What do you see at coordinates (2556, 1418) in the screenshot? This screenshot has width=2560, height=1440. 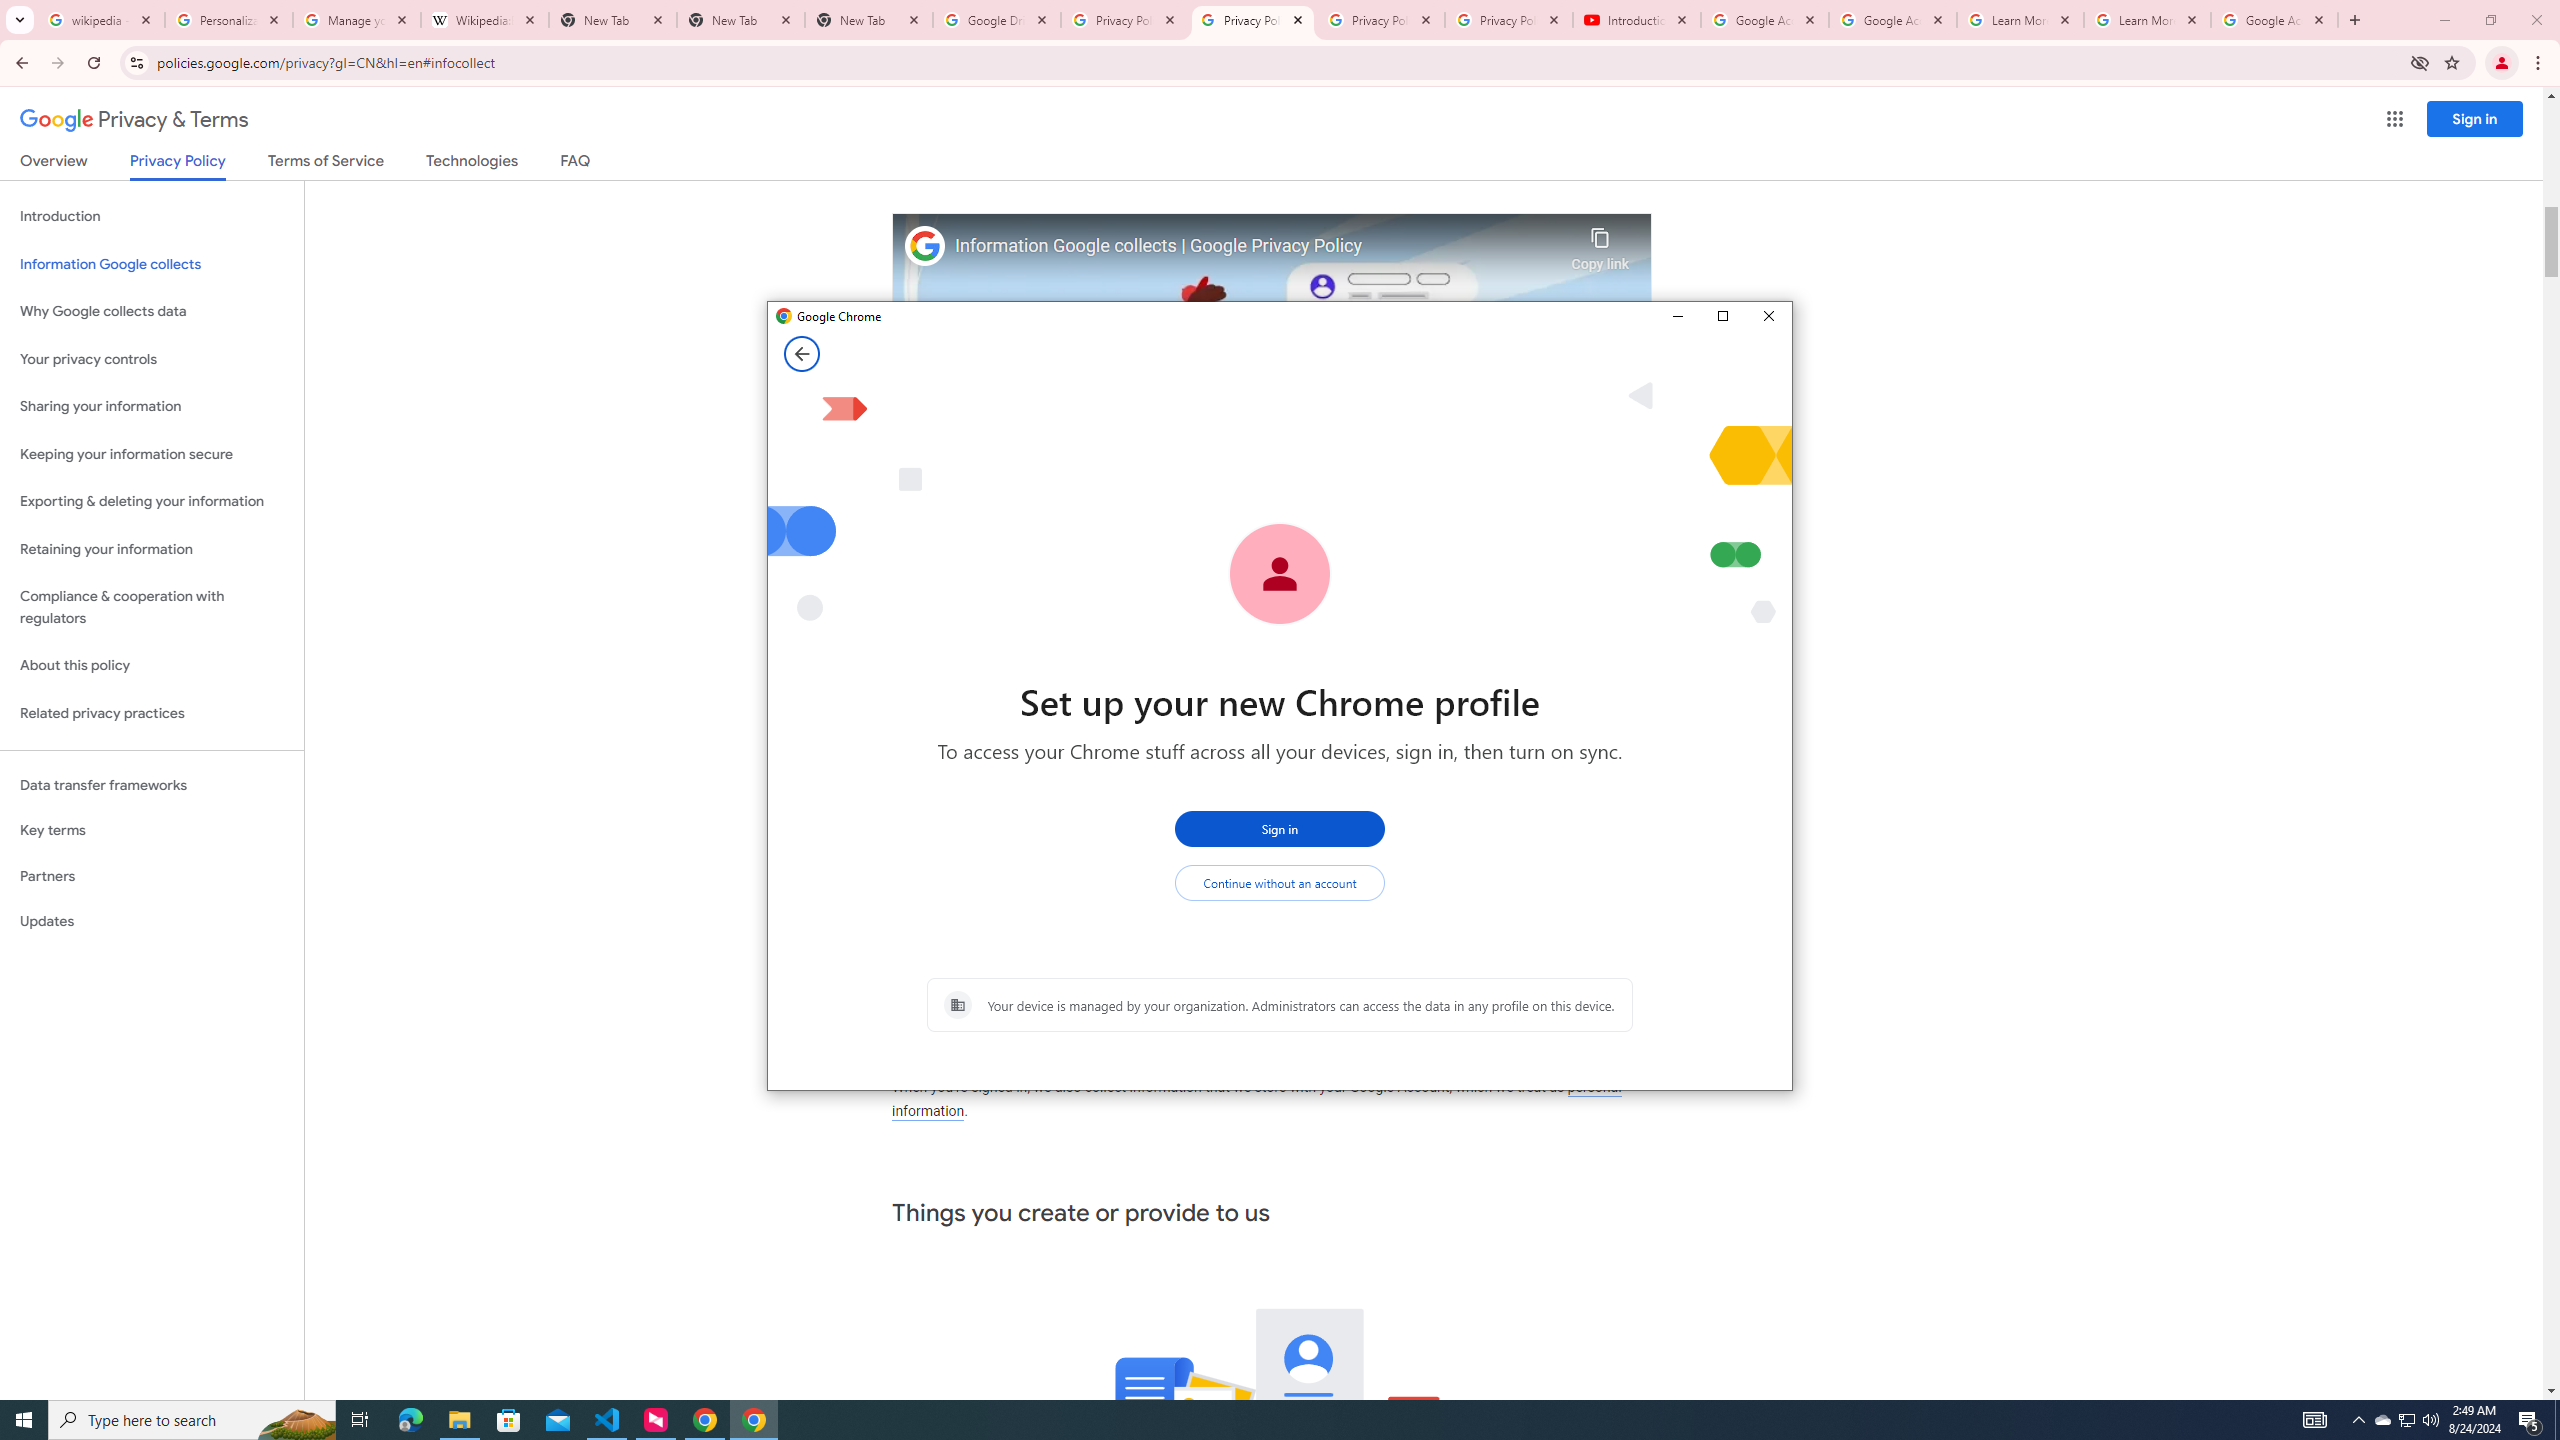 I see `'Show desktop'` at bounding box center [2556, 1418].